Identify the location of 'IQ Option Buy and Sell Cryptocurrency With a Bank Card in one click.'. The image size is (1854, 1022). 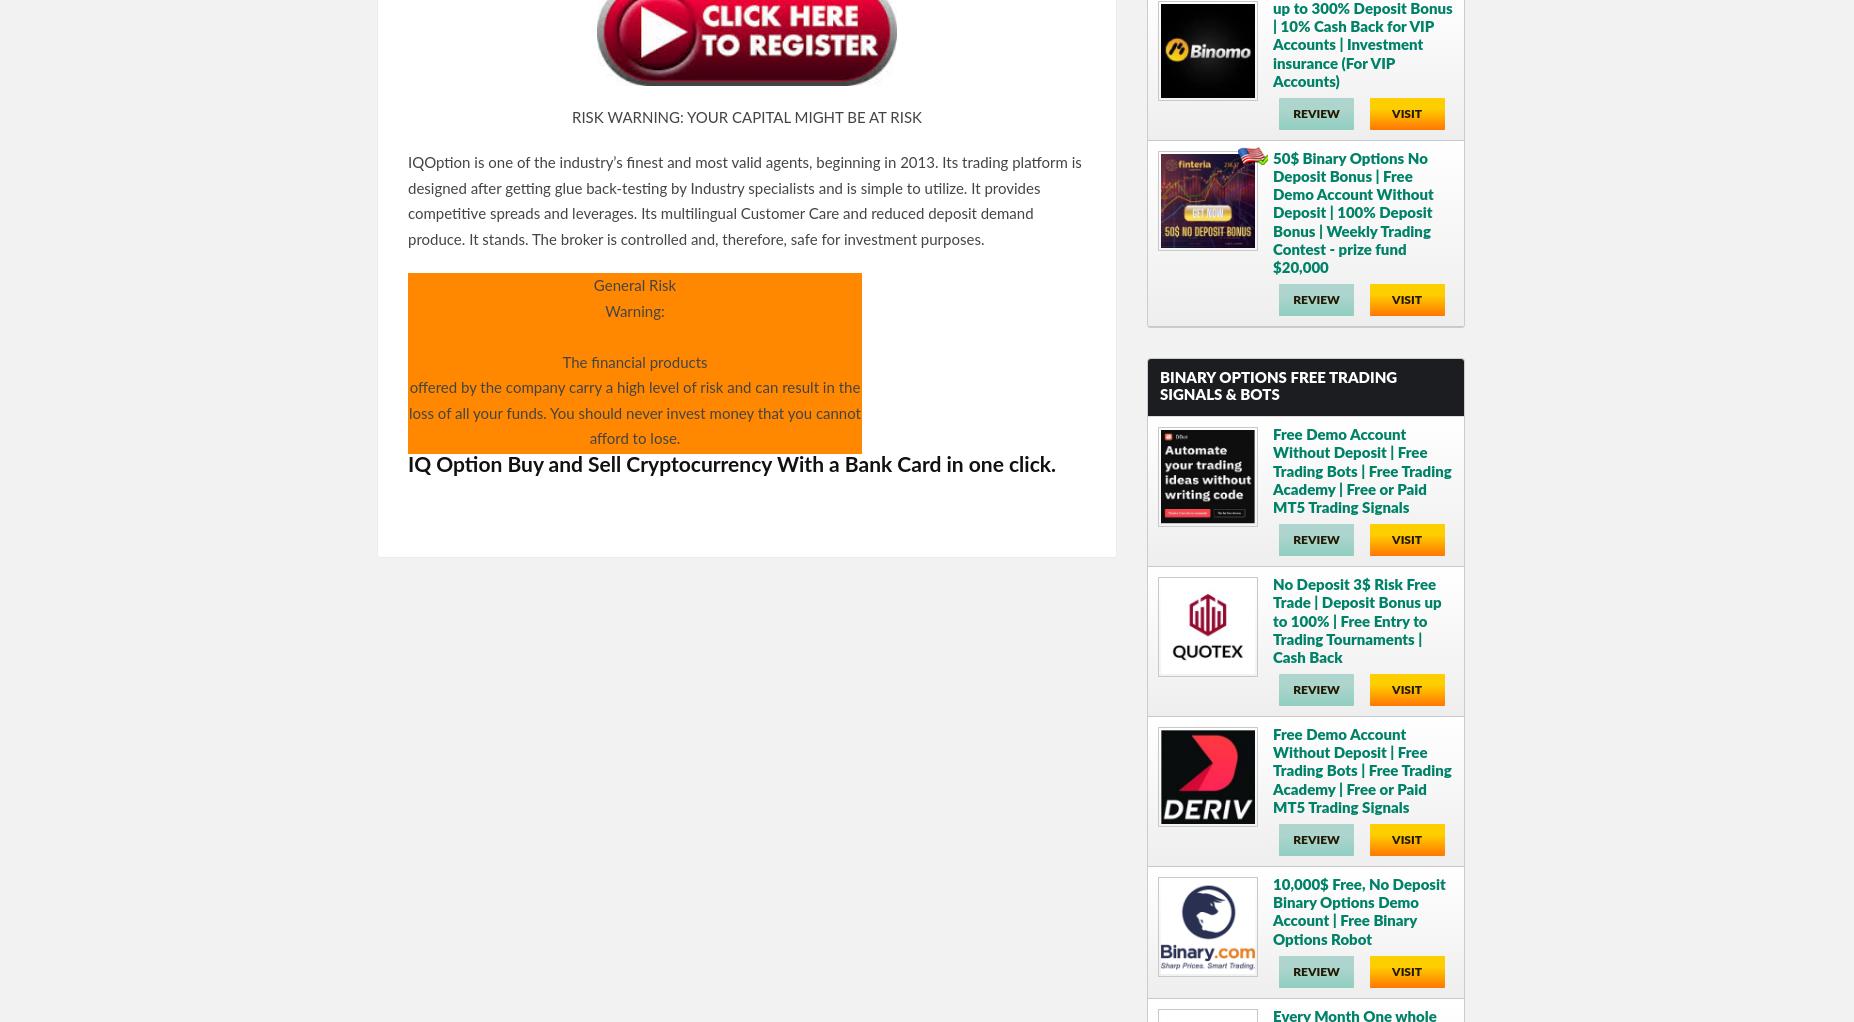
(407, 463).